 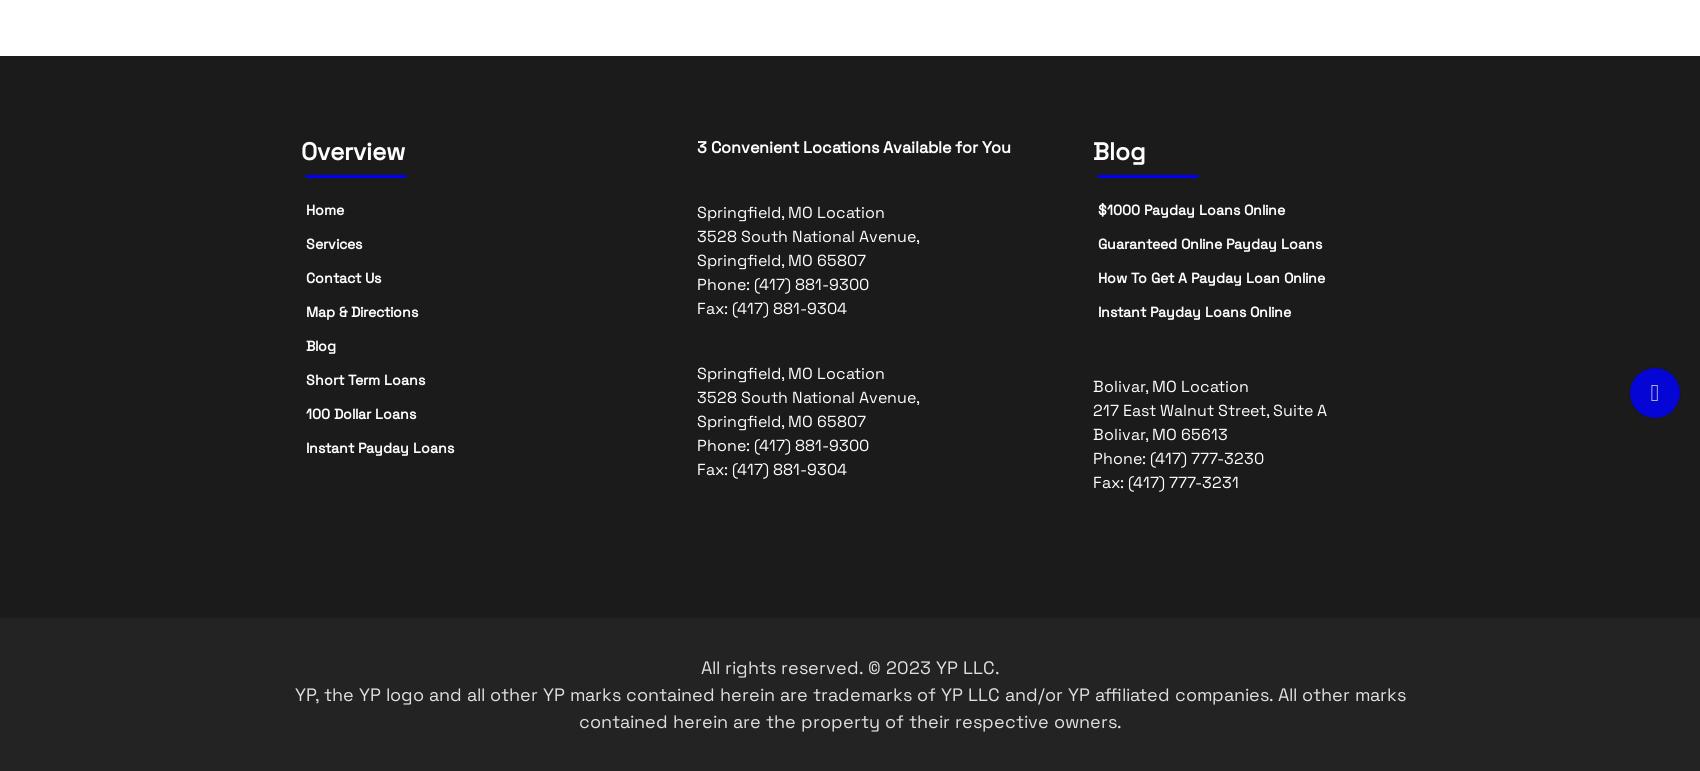 I want to click on 'Instant Payday Loans', so click(x=378, y=447).